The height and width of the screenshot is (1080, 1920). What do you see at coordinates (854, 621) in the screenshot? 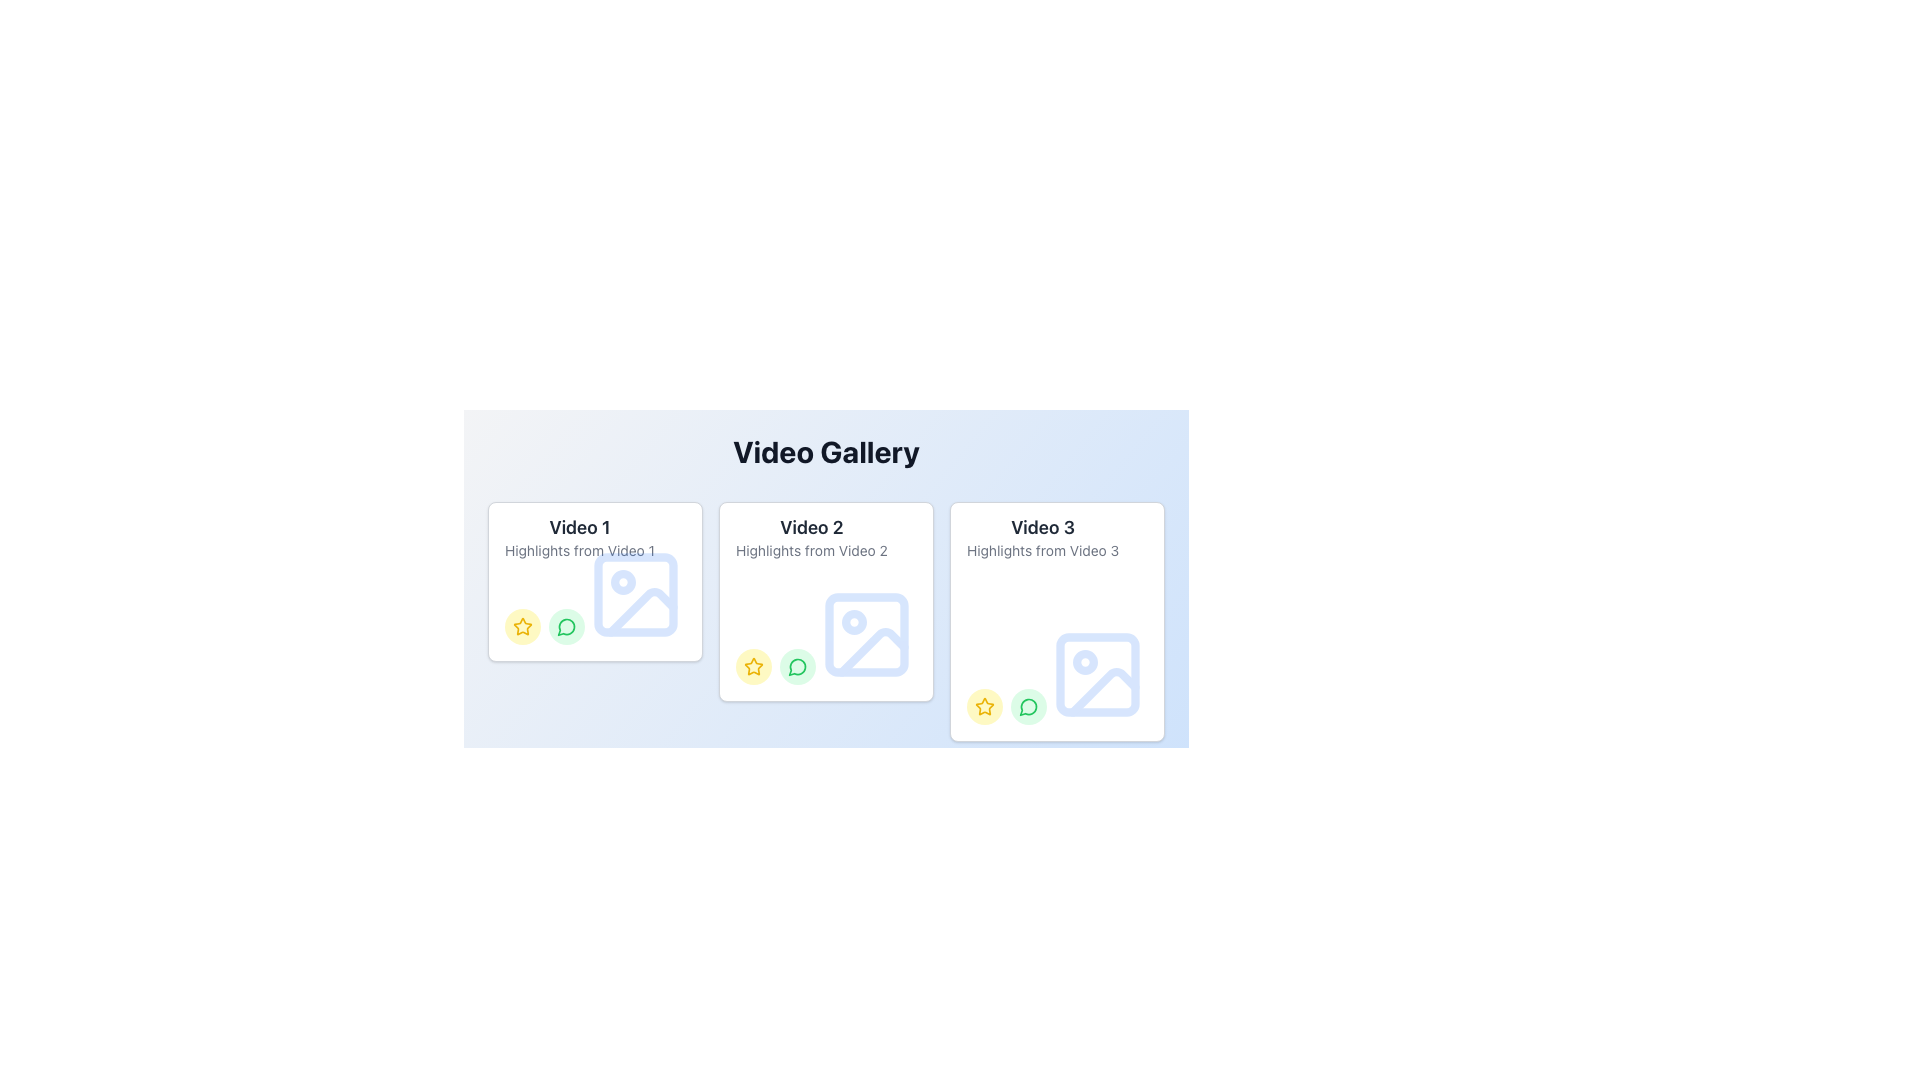
I see `the circular decorative element within the SVG graphic of the icon representing 'Video 2' in the second card` at bounding box center [854, 621].